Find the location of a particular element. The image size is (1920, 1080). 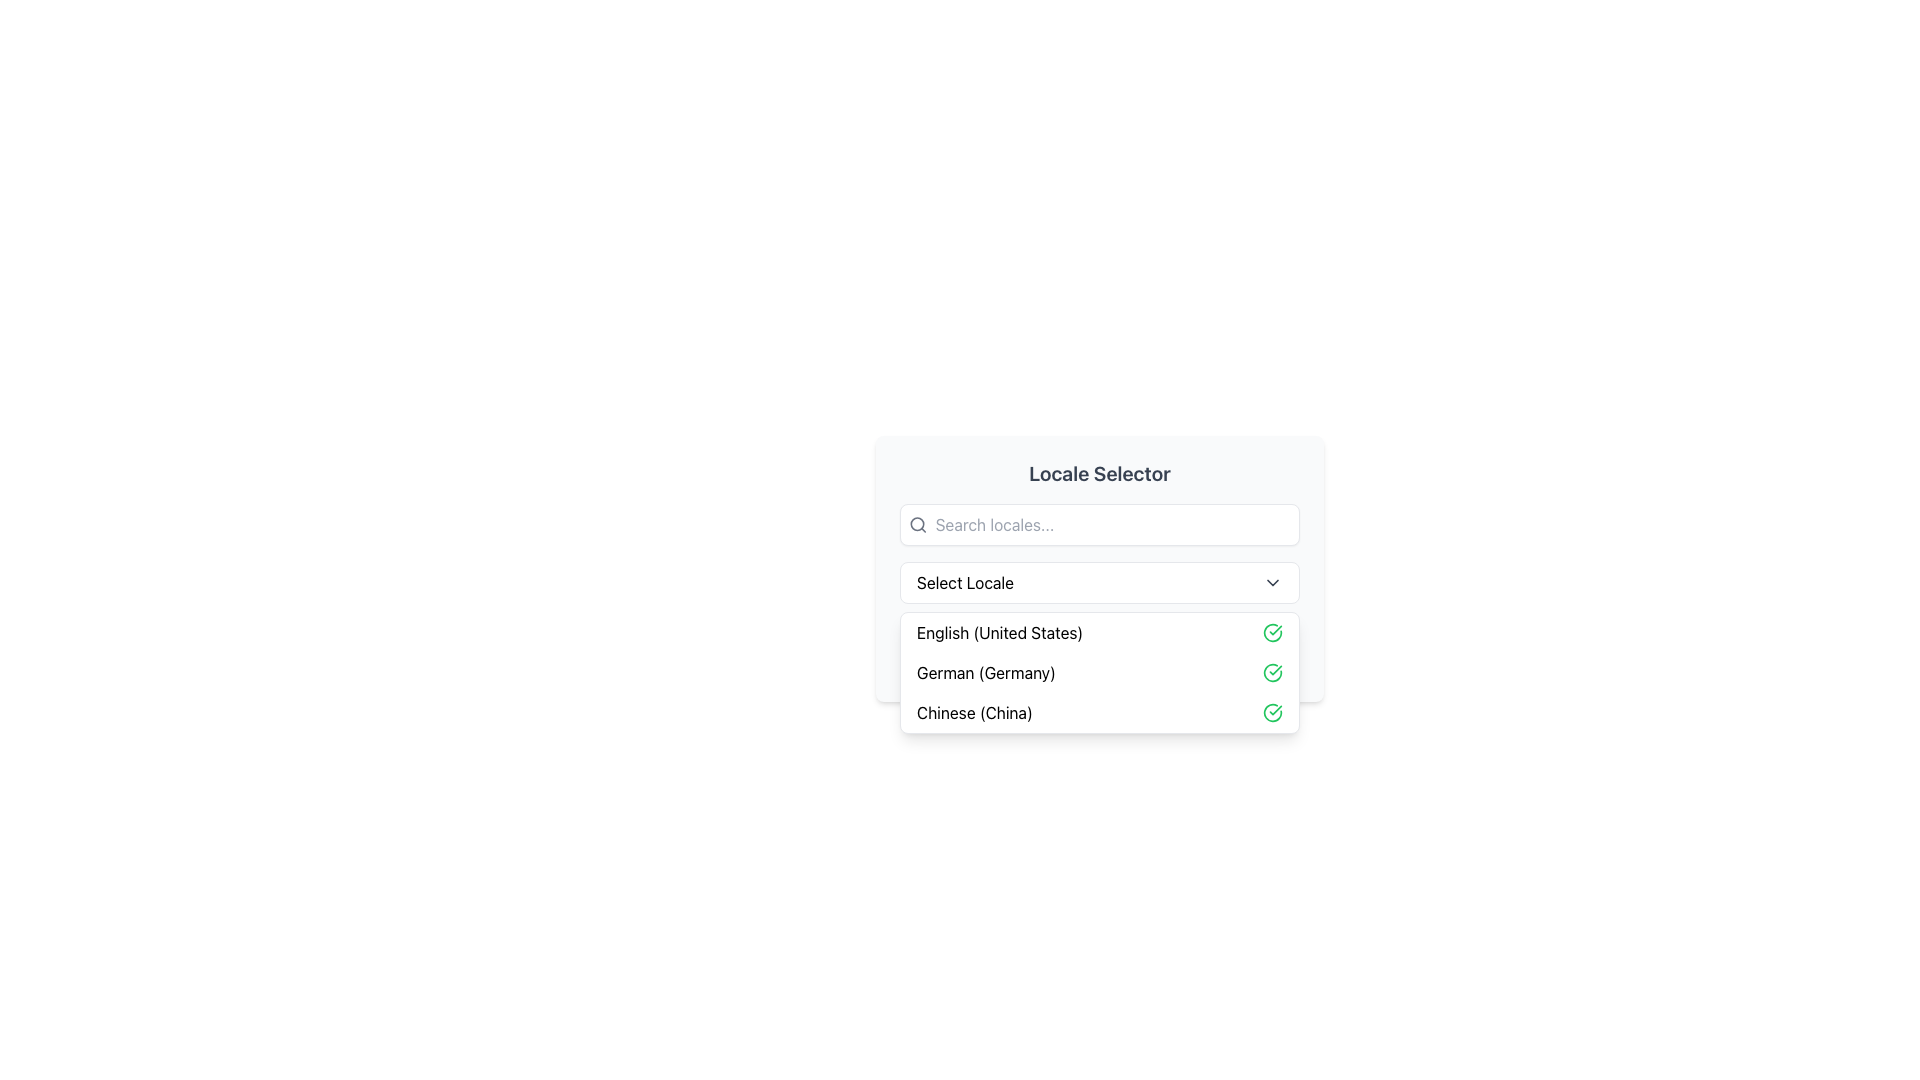

the List Item displaying 'German (Germany)' is located at coordinates (986, 672).